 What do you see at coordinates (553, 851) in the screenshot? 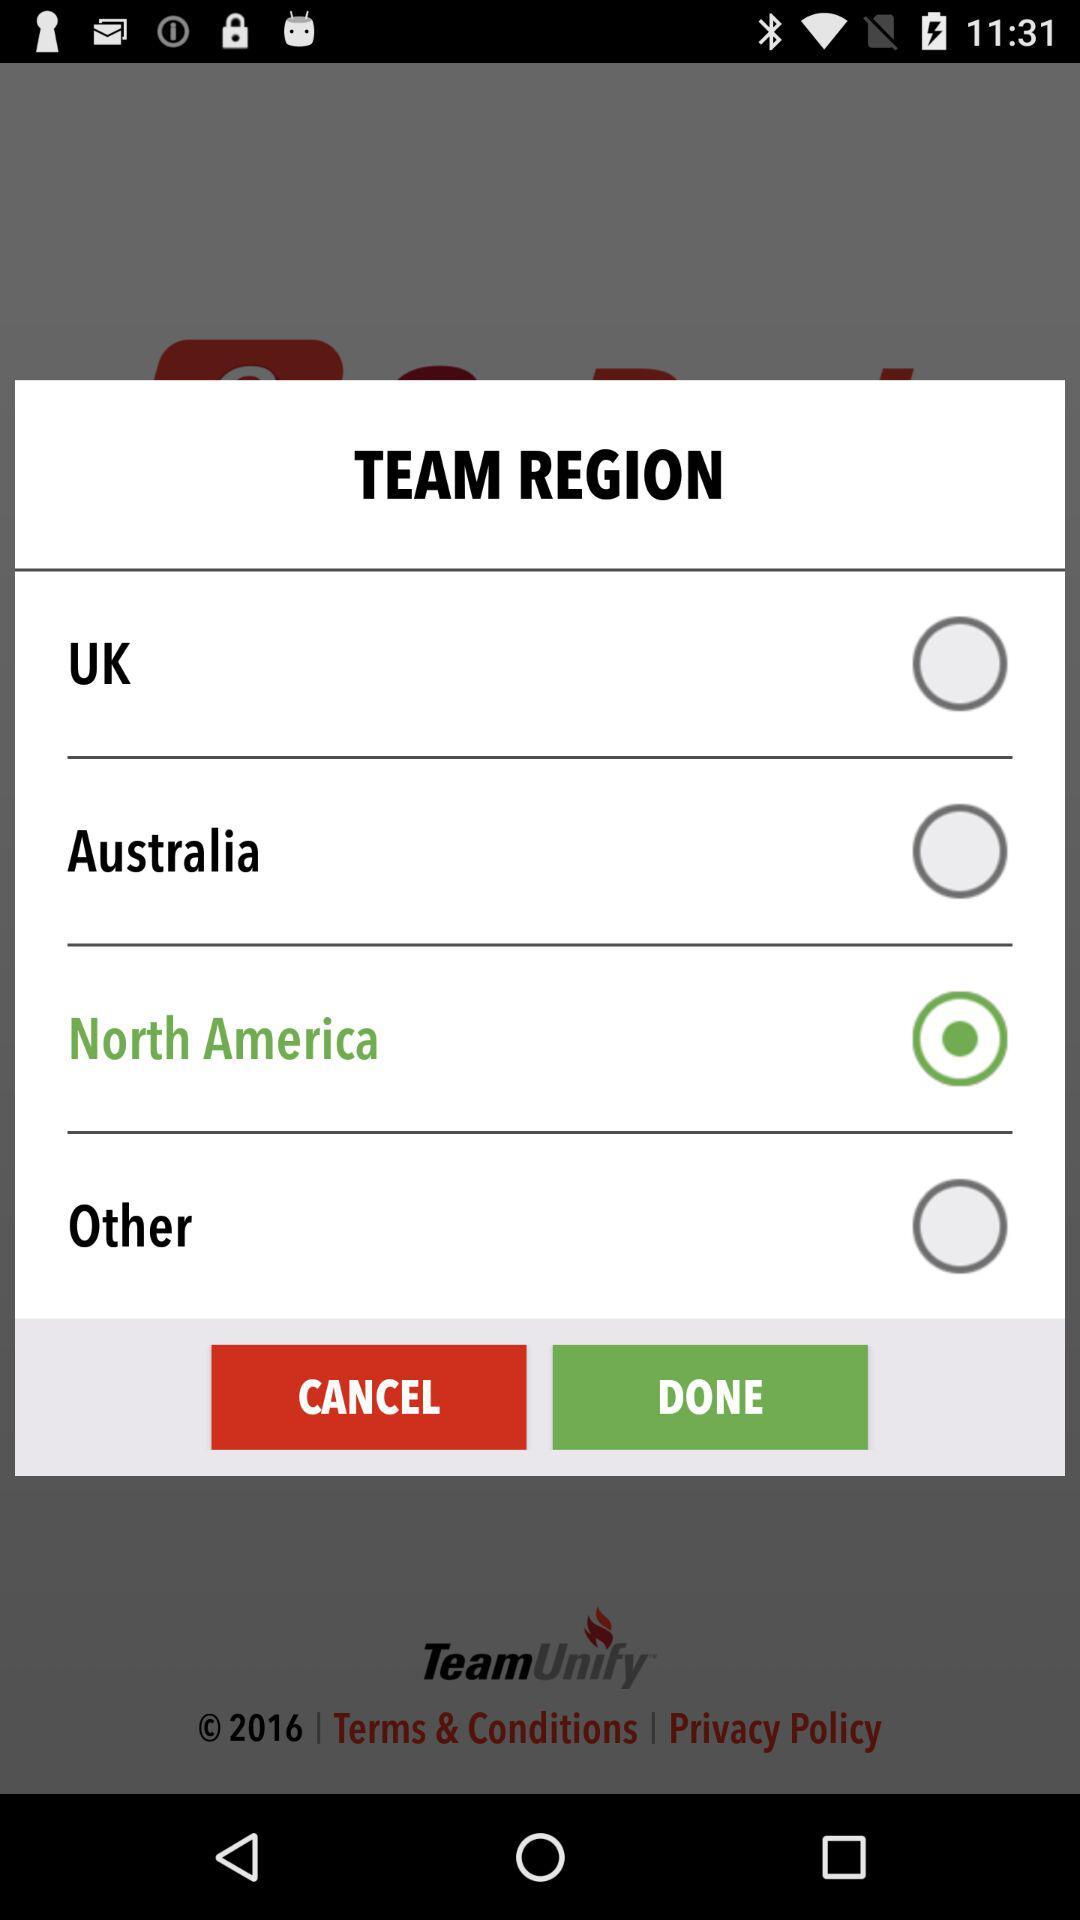
I see `australia` at bounding box center [553, 851].